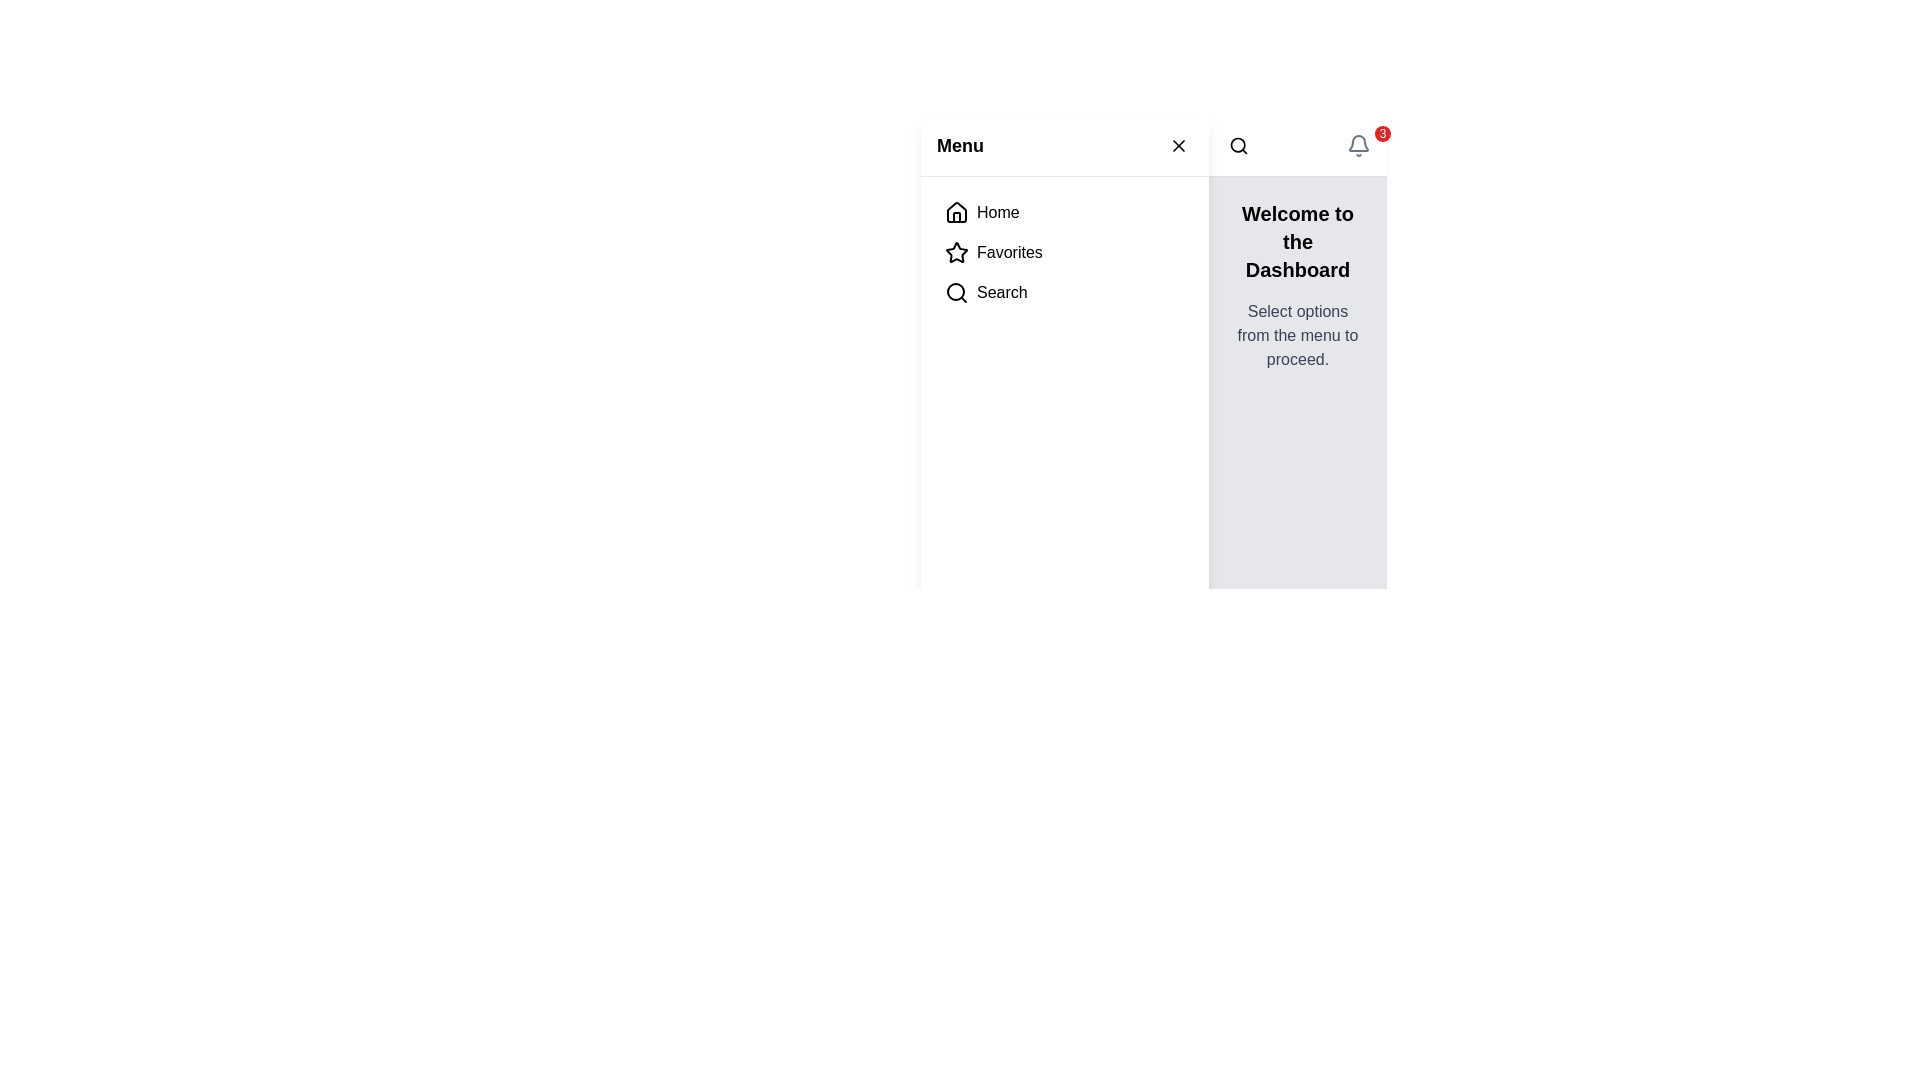  I want to click on the notification icon, which is a curved bell shape outline styled in gray and located near the top-right of the interface, adjacent to a badge displaying notifications, so click(1358, 142).